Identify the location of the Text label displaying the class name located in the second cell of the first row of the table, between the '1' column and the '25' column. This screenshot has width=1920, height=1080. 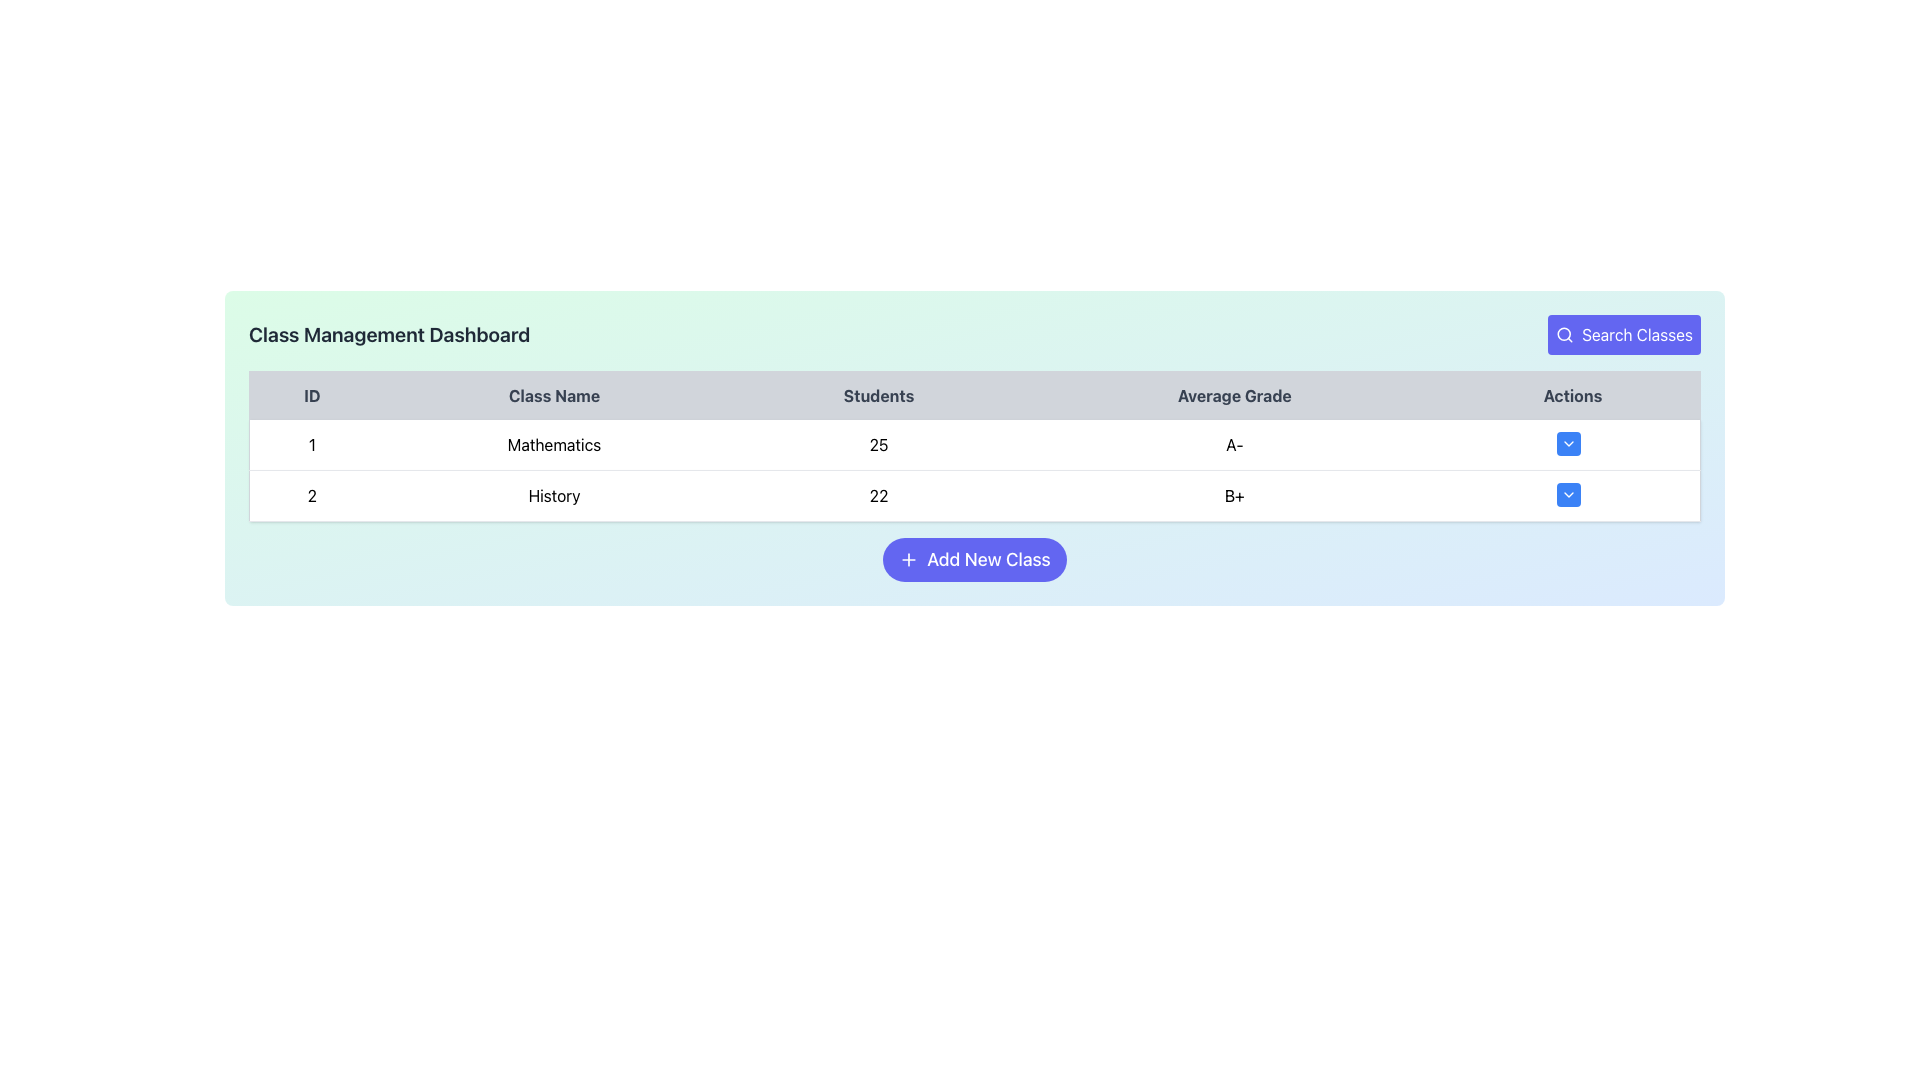
(554, 444).